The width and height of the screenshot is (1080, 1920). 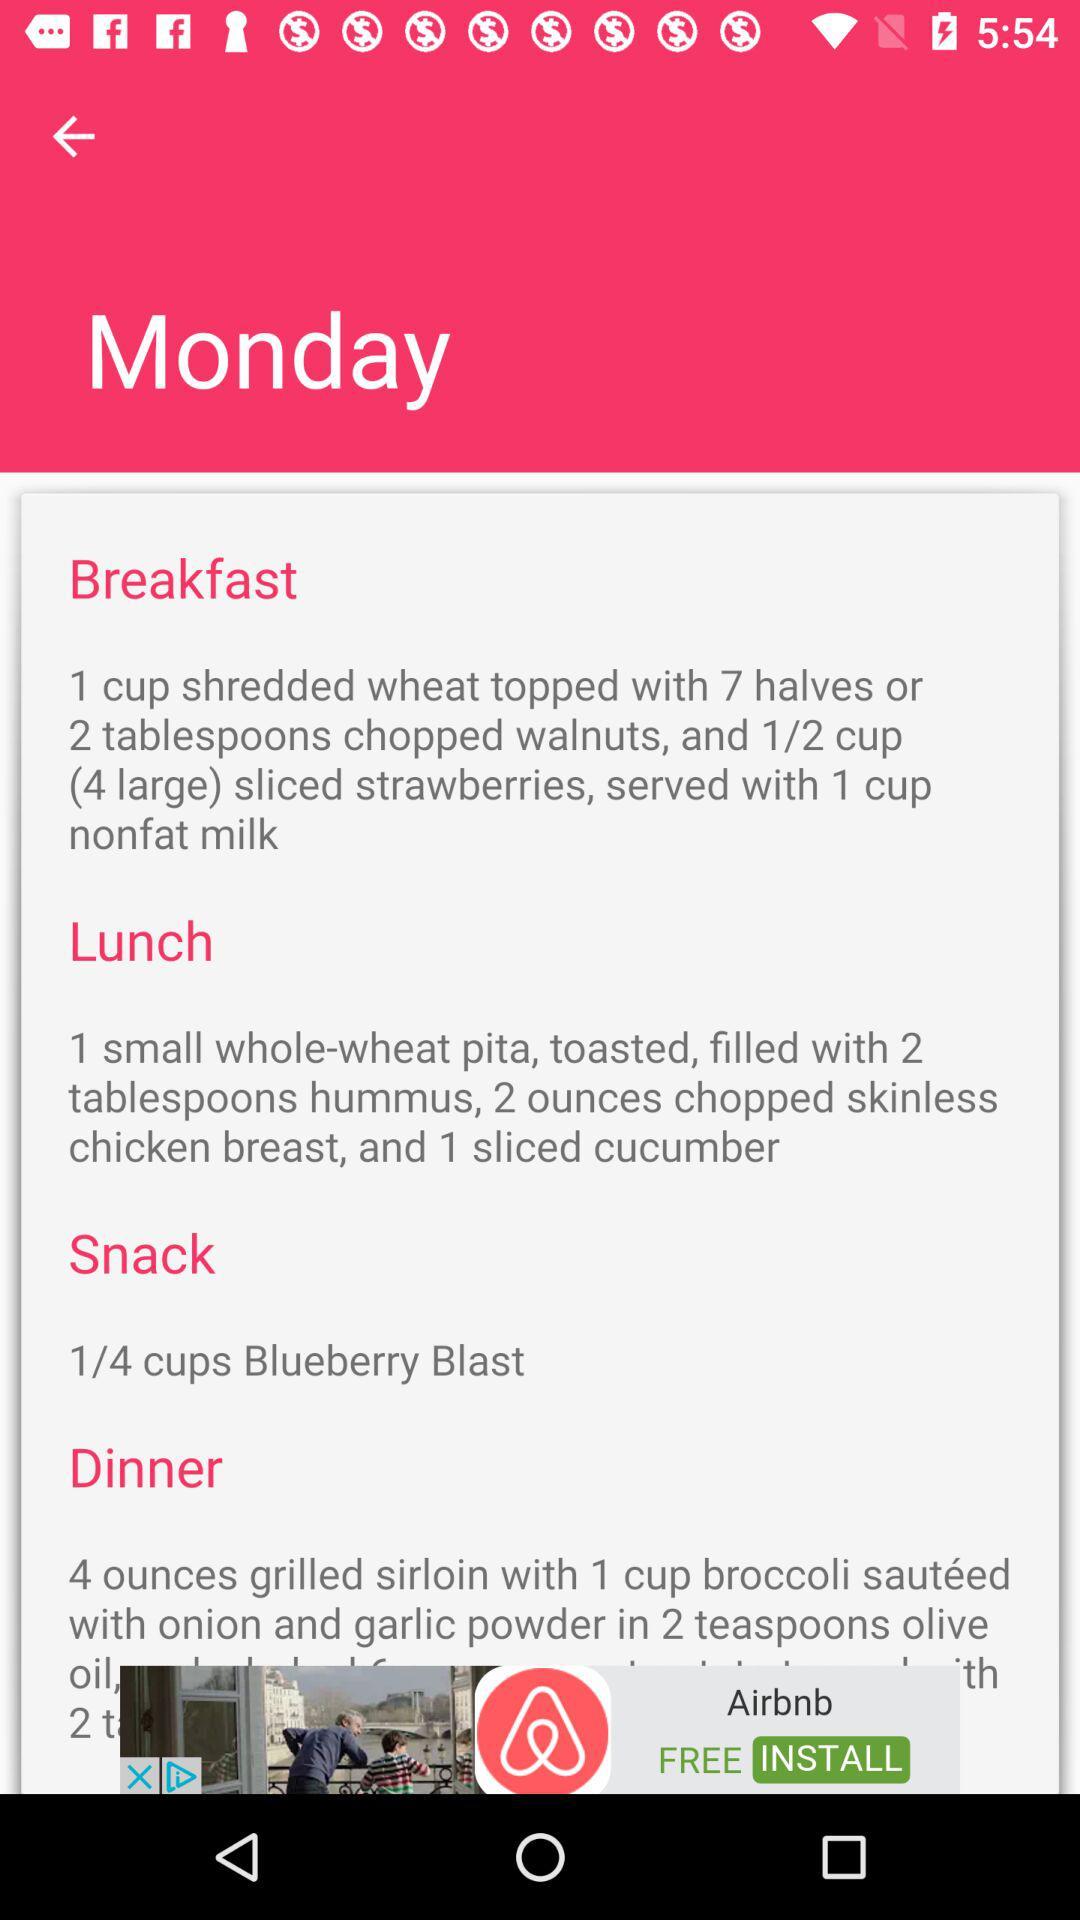 What do you see at coordinates (540, 1727) in the screenshot?
I see `adventisment page` at bounding box center [540, 1727].